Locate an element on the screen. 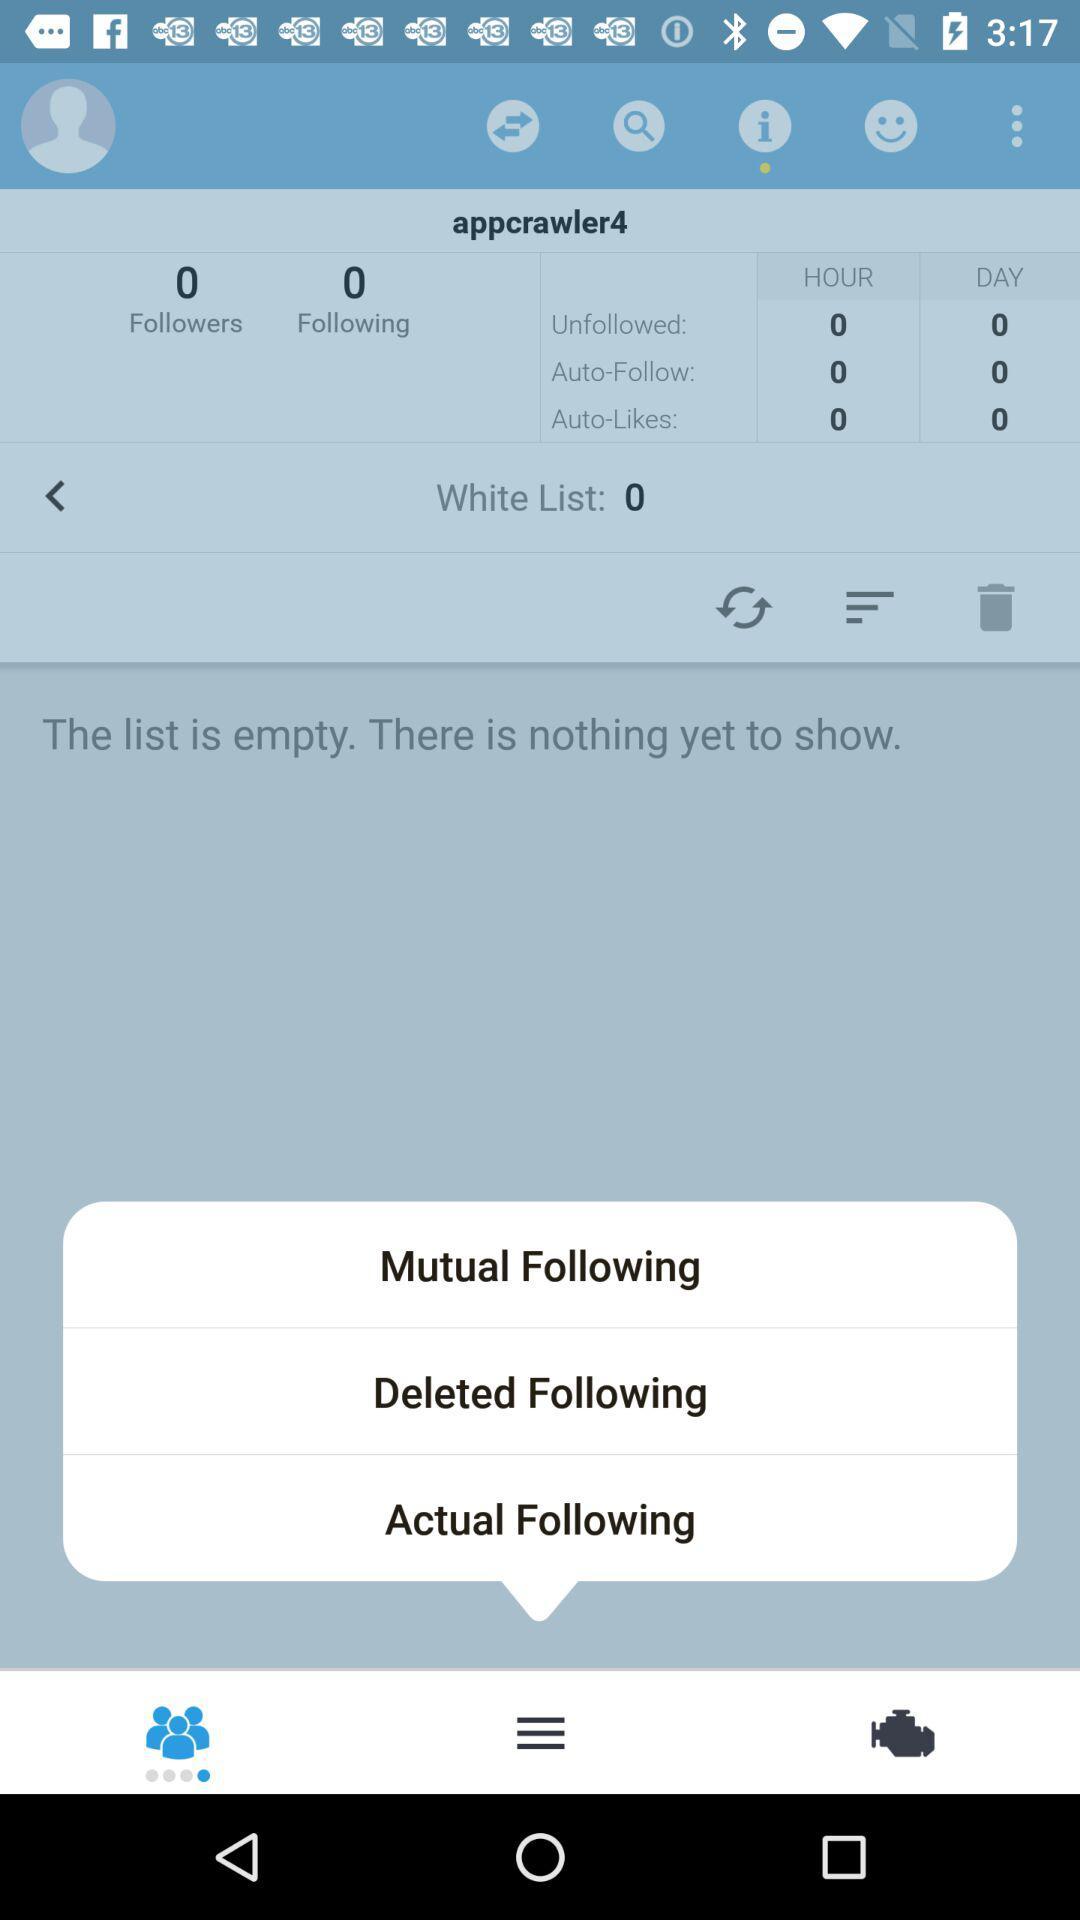 The image size is (1080, 1920). show following list is located at coordinates (540, 1730).